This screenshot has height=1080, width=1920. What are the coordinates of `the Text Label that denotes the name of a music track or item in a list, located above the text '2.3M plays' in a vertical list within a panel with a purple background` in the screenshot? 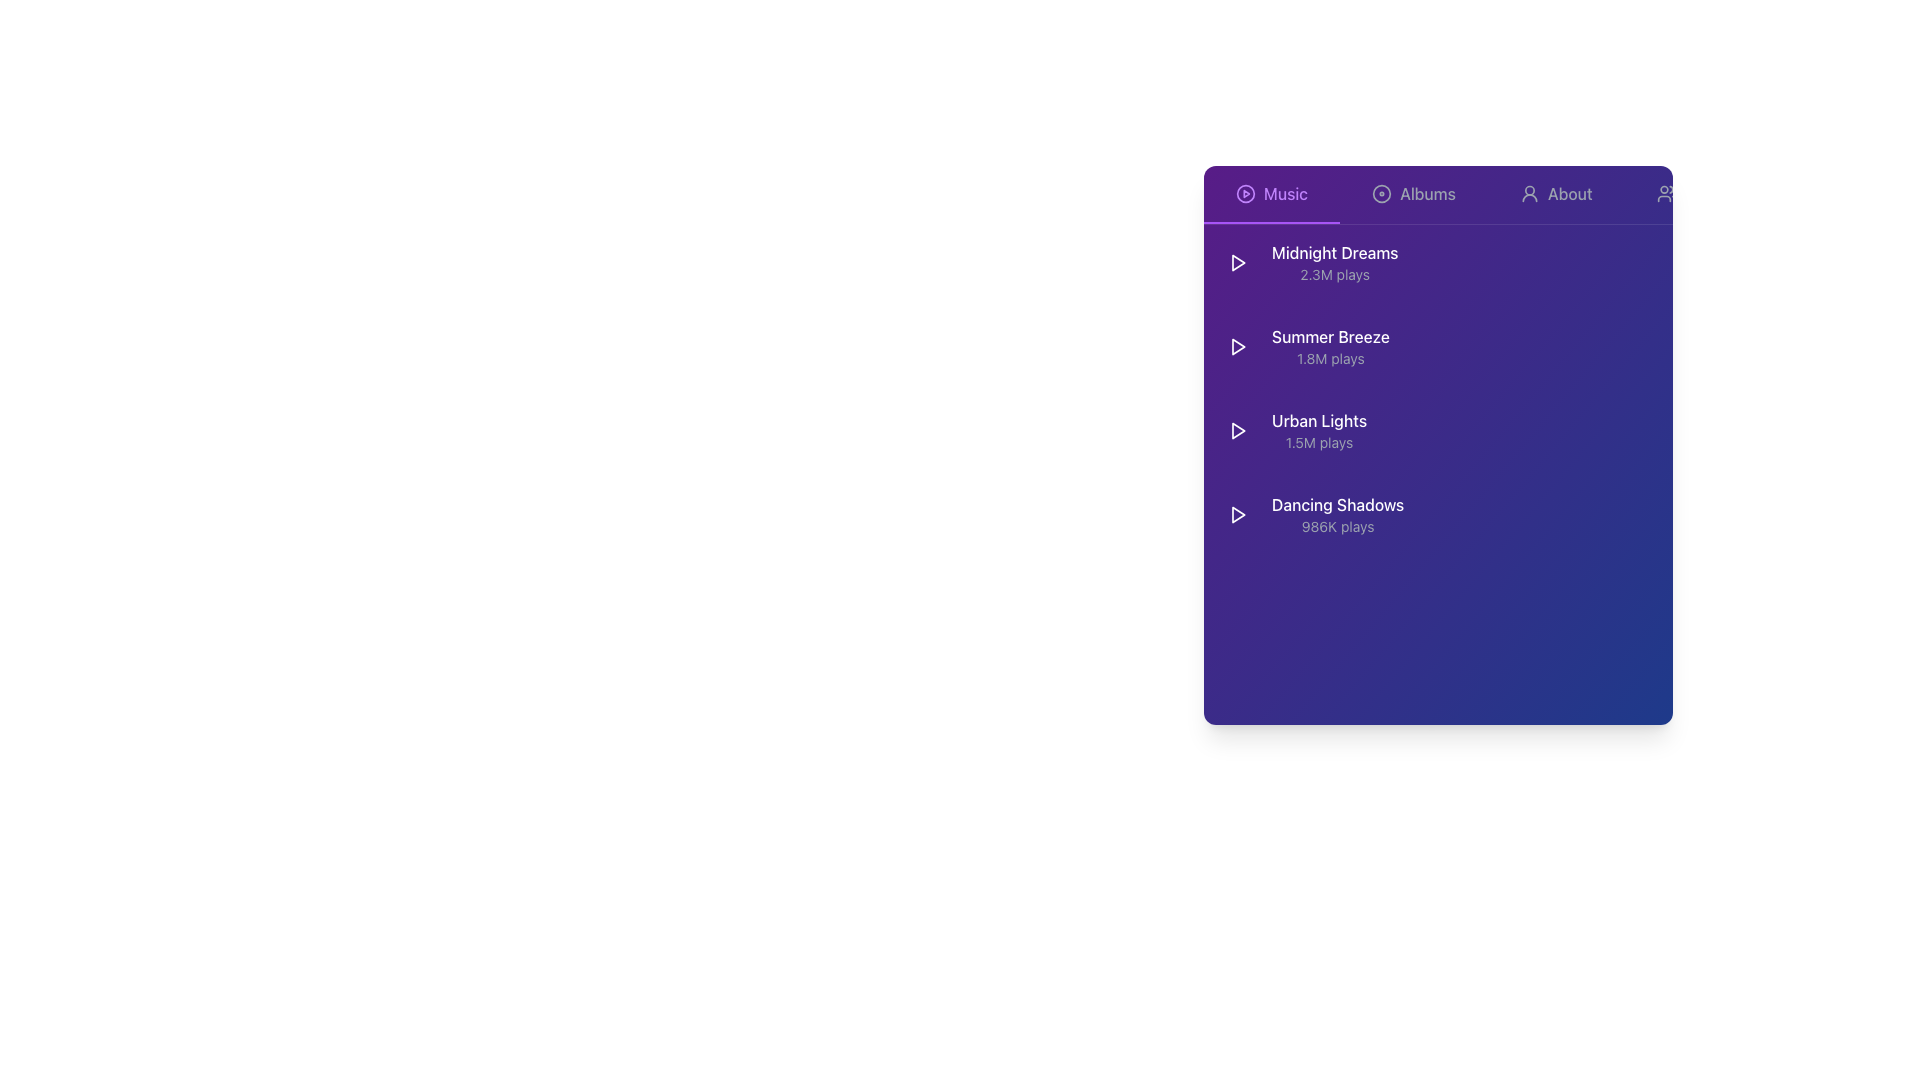 It's located at (1334, 252).